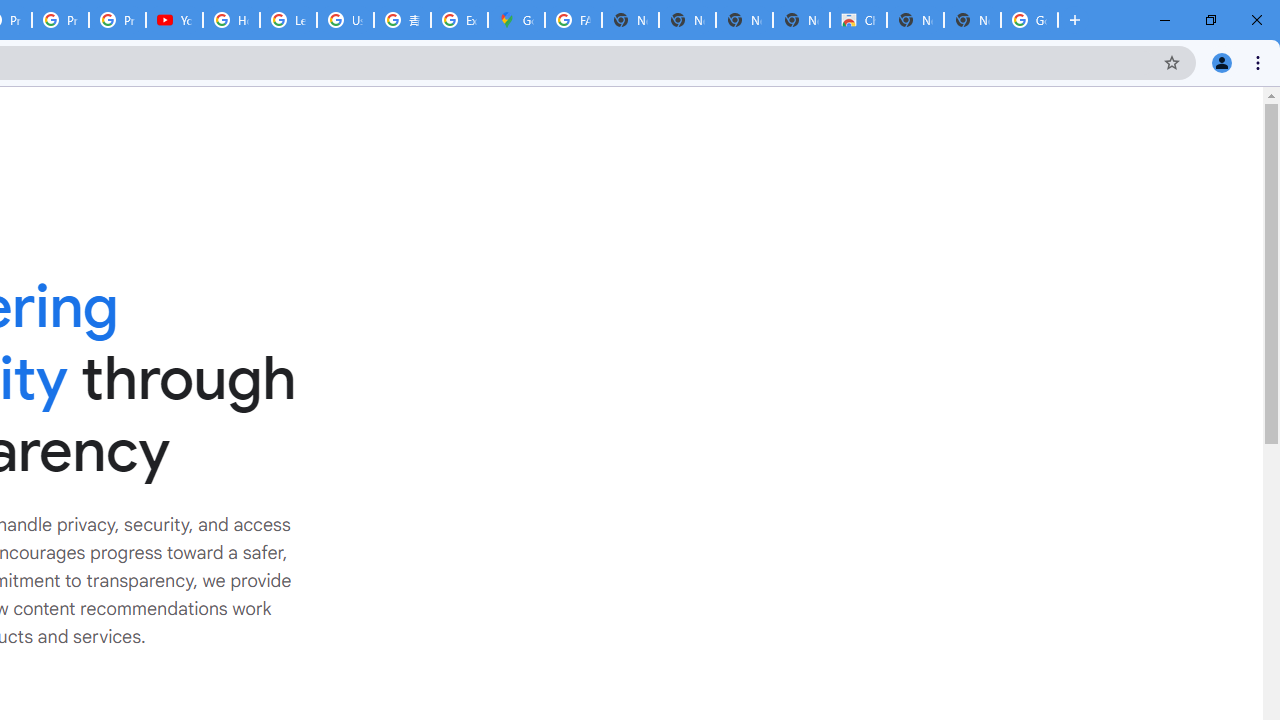 Image resolution: width=1280 pixels, height=720 pixels. What do you see at coordinates (458, 20) in the screenshot?
I see `'Explore new street-level details - Google Maps Help'` at bounding box center [458, 20].